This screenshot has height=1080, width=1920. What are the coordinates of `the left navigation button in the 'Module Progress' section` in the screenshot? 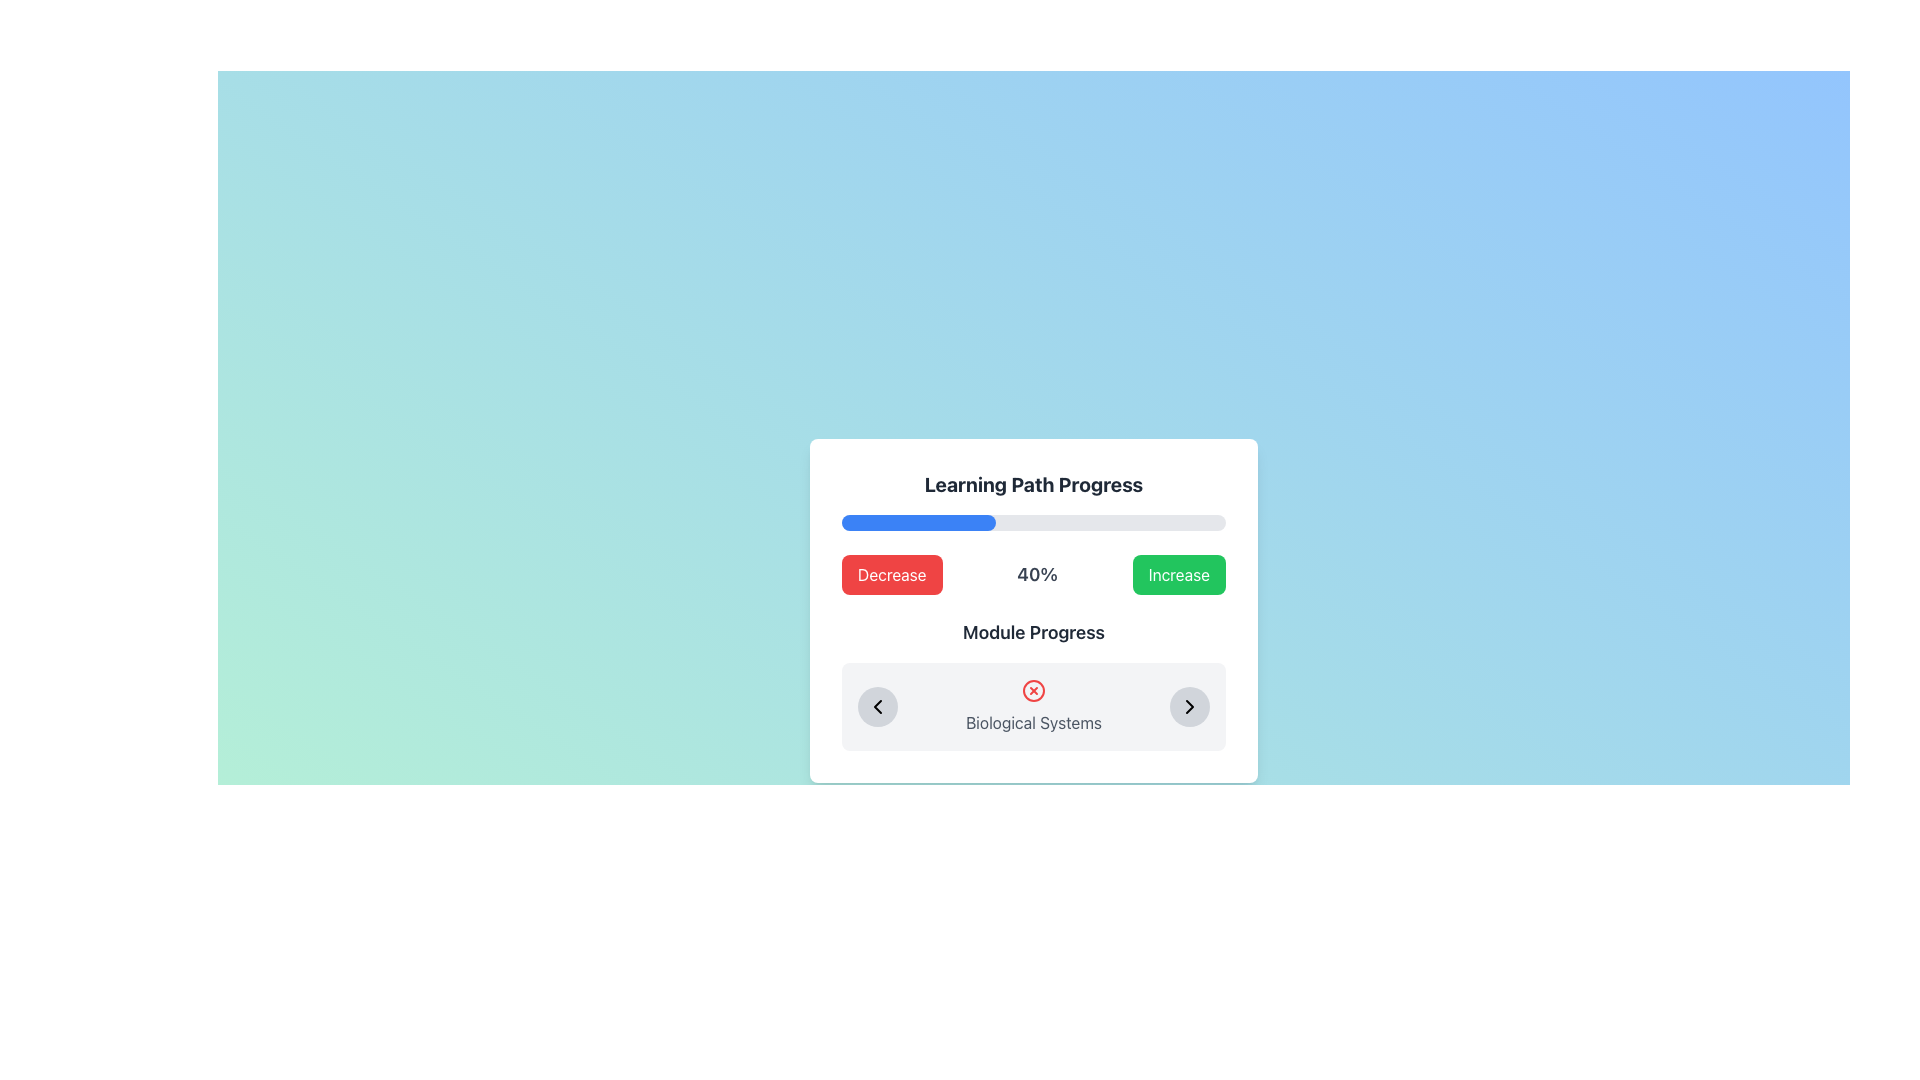 It's located at (878, 705).